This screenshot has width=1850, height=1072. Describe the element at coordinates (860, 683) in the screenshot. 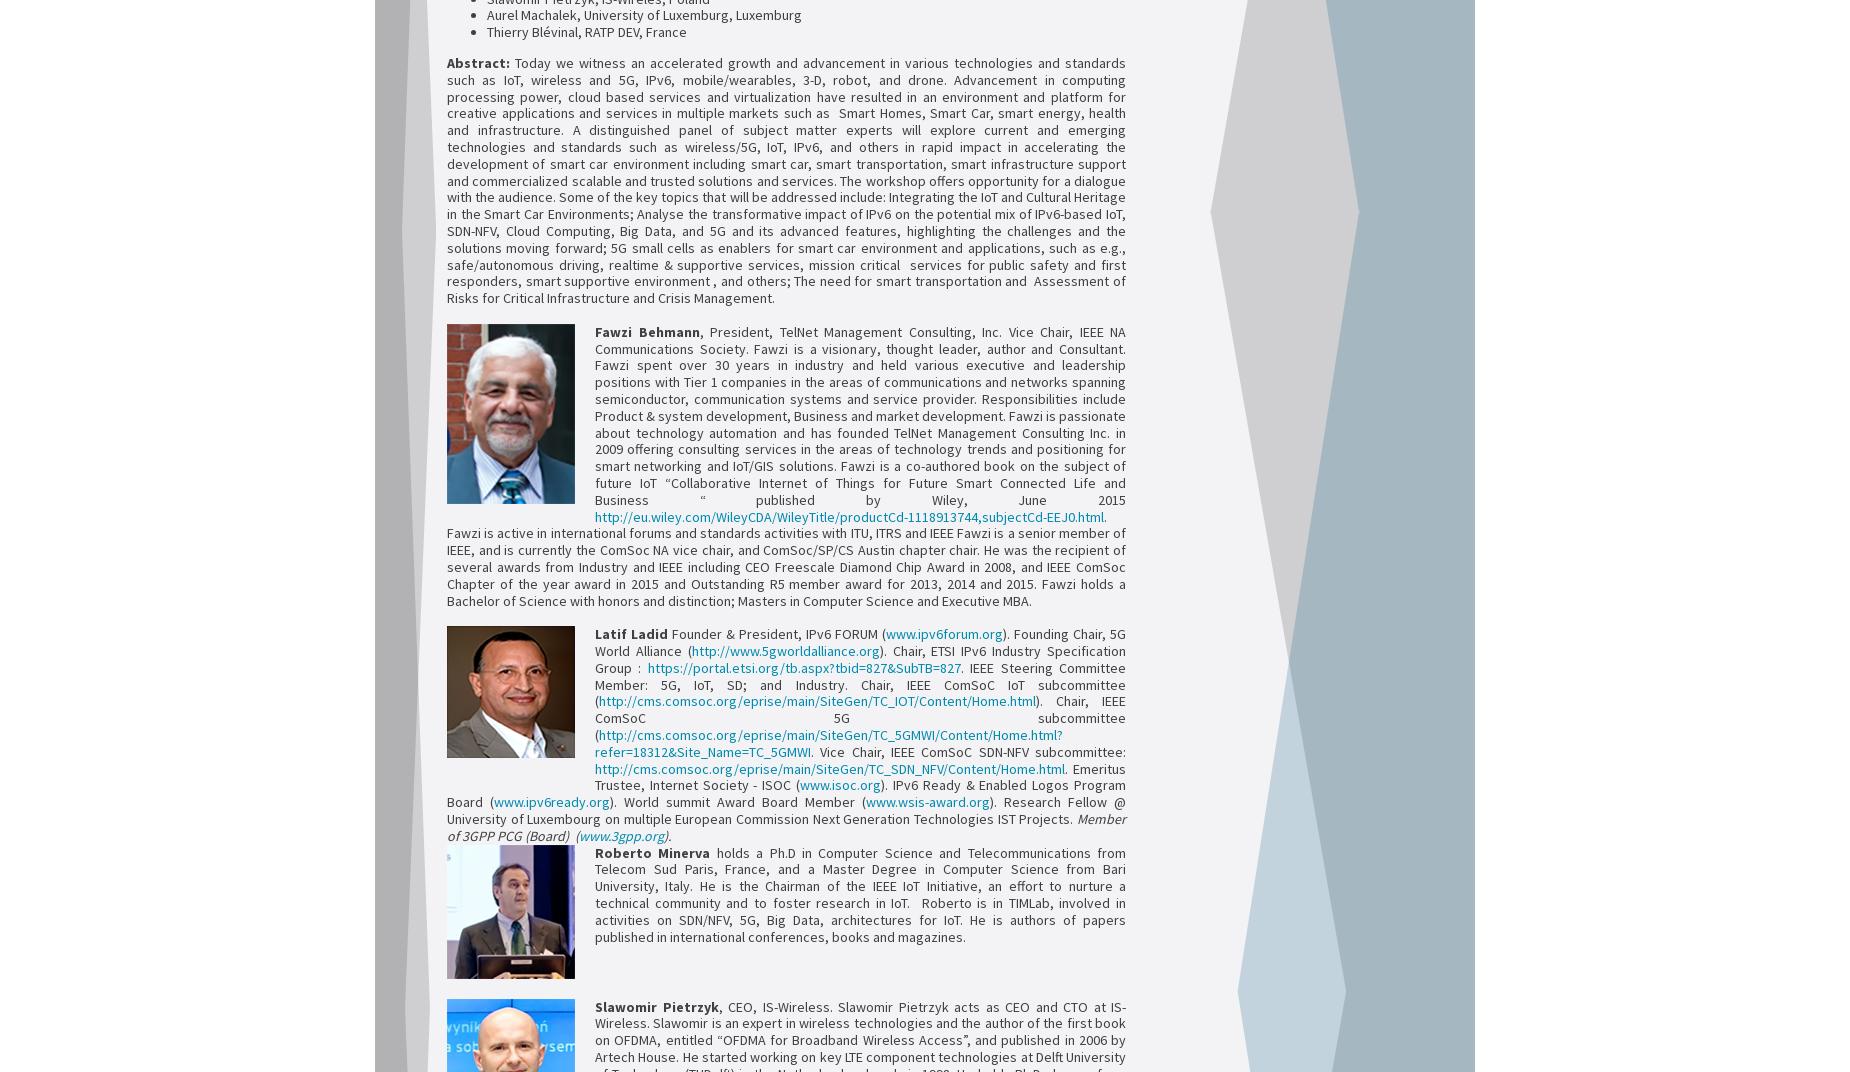

I see `'. IEEE Steering Committee Member: 5G, IoT, SD; and Industry. Chair, IEEE ComSoC IoT subcommittee ('` at that location.